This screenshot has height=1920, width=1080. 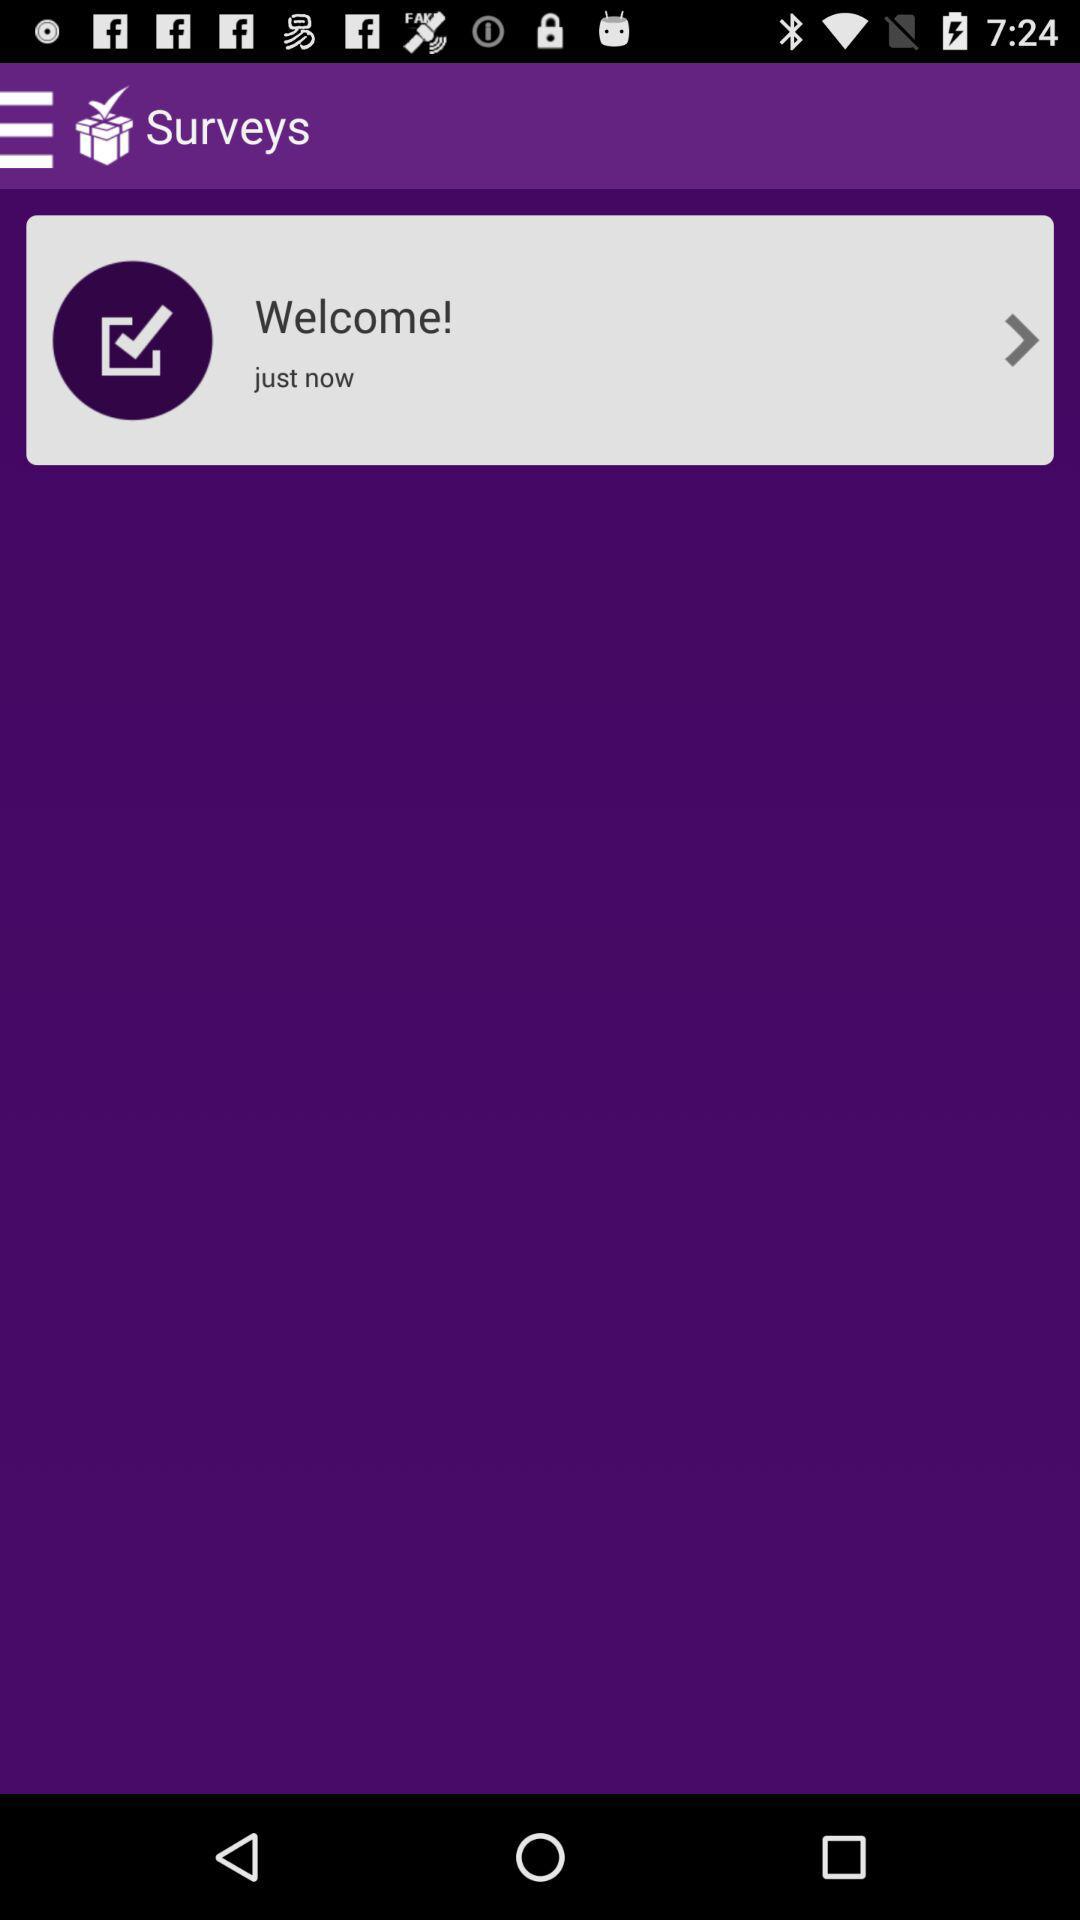 I want to click on icon next to the welcome!, so click(x=1021, y=340).